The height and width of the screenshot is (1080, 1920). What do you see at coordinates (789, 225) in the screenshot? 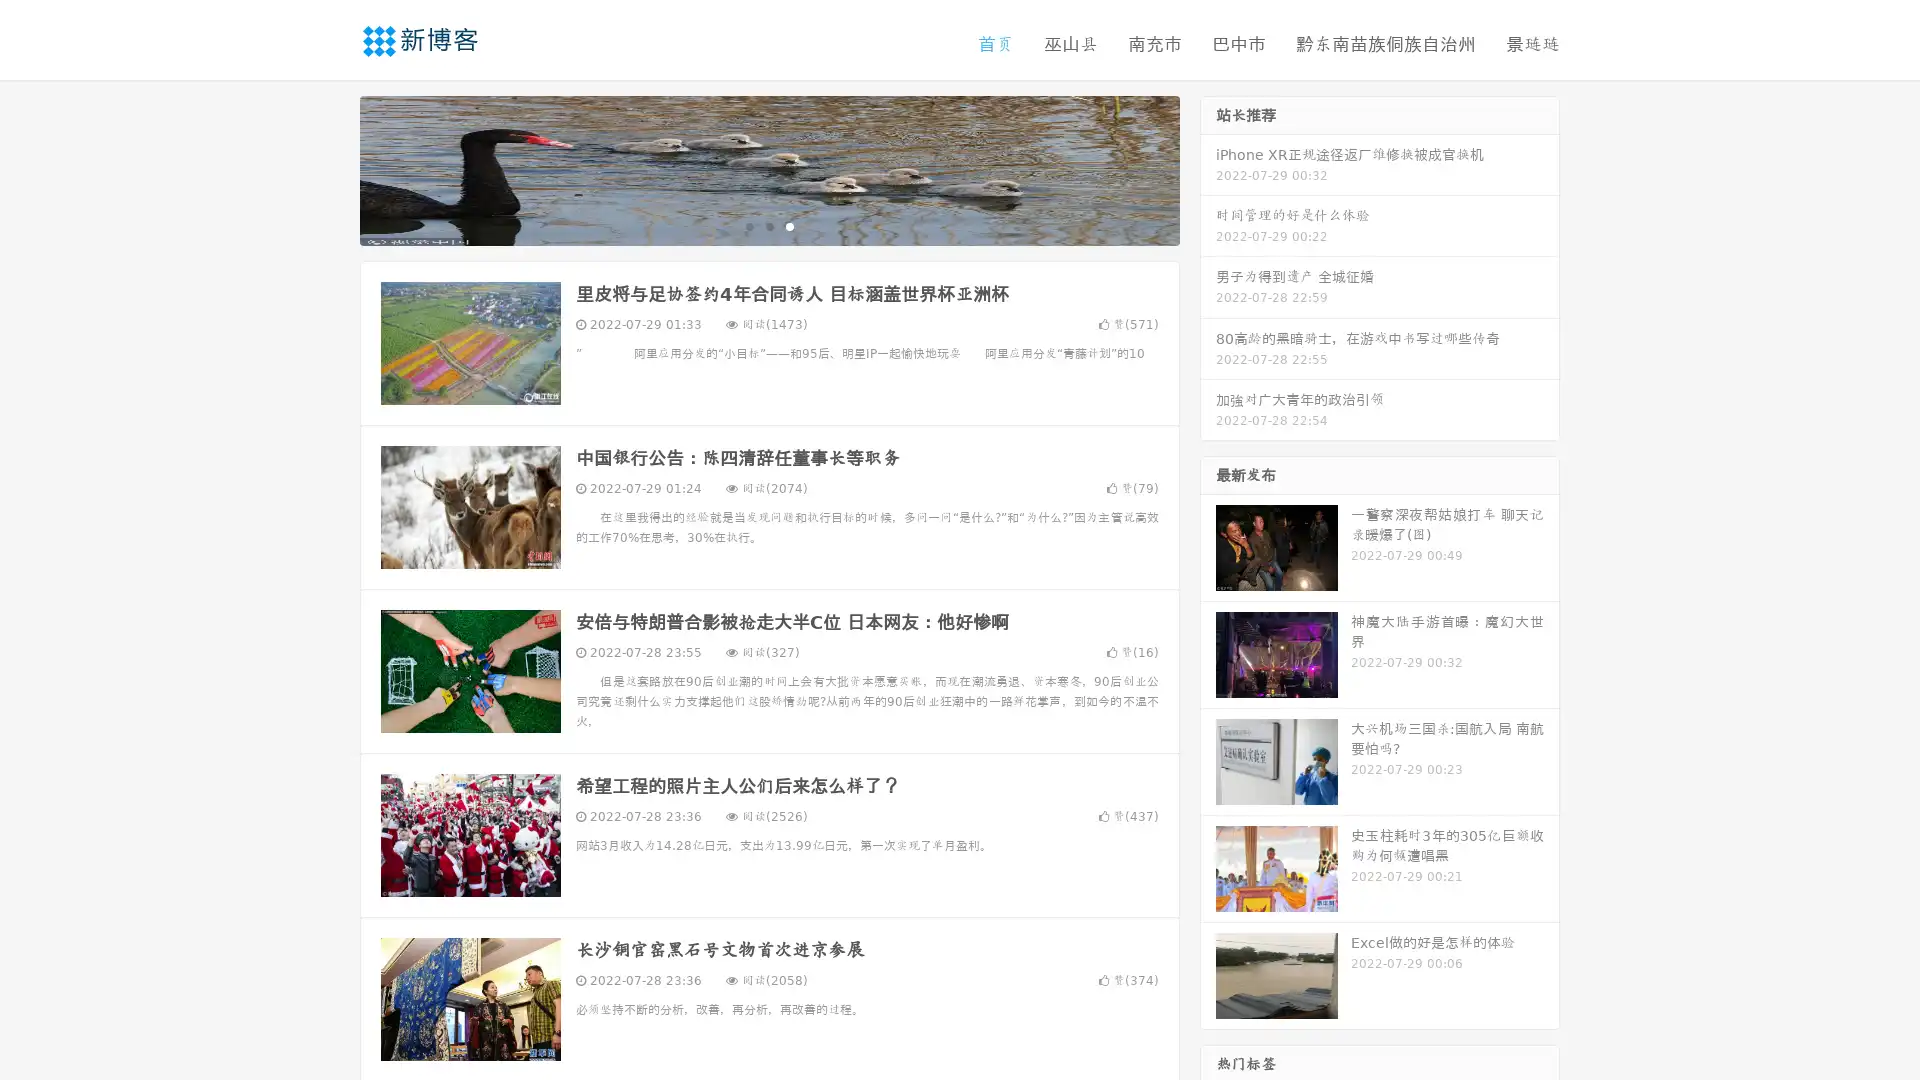
I see `Go to slide 3` at bounding box center [789, 225].